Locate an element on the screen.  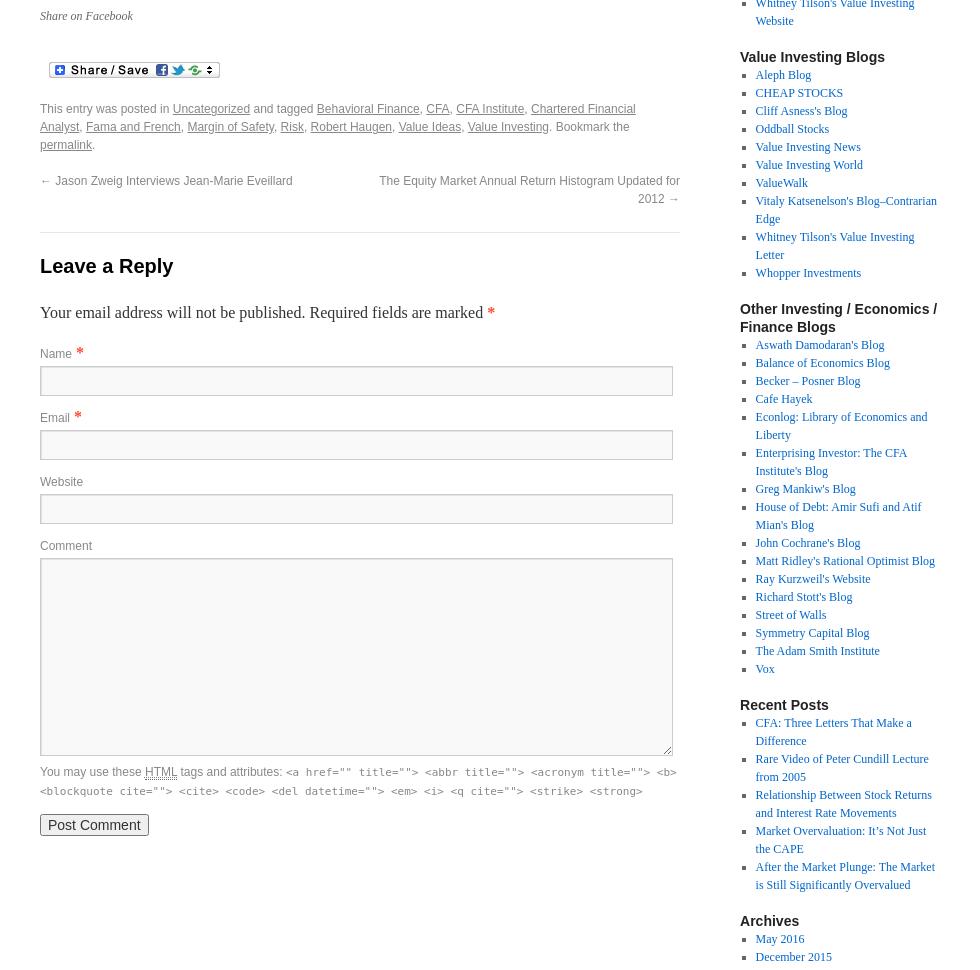
'Recent Posts' is located at coordinates (784, 704).